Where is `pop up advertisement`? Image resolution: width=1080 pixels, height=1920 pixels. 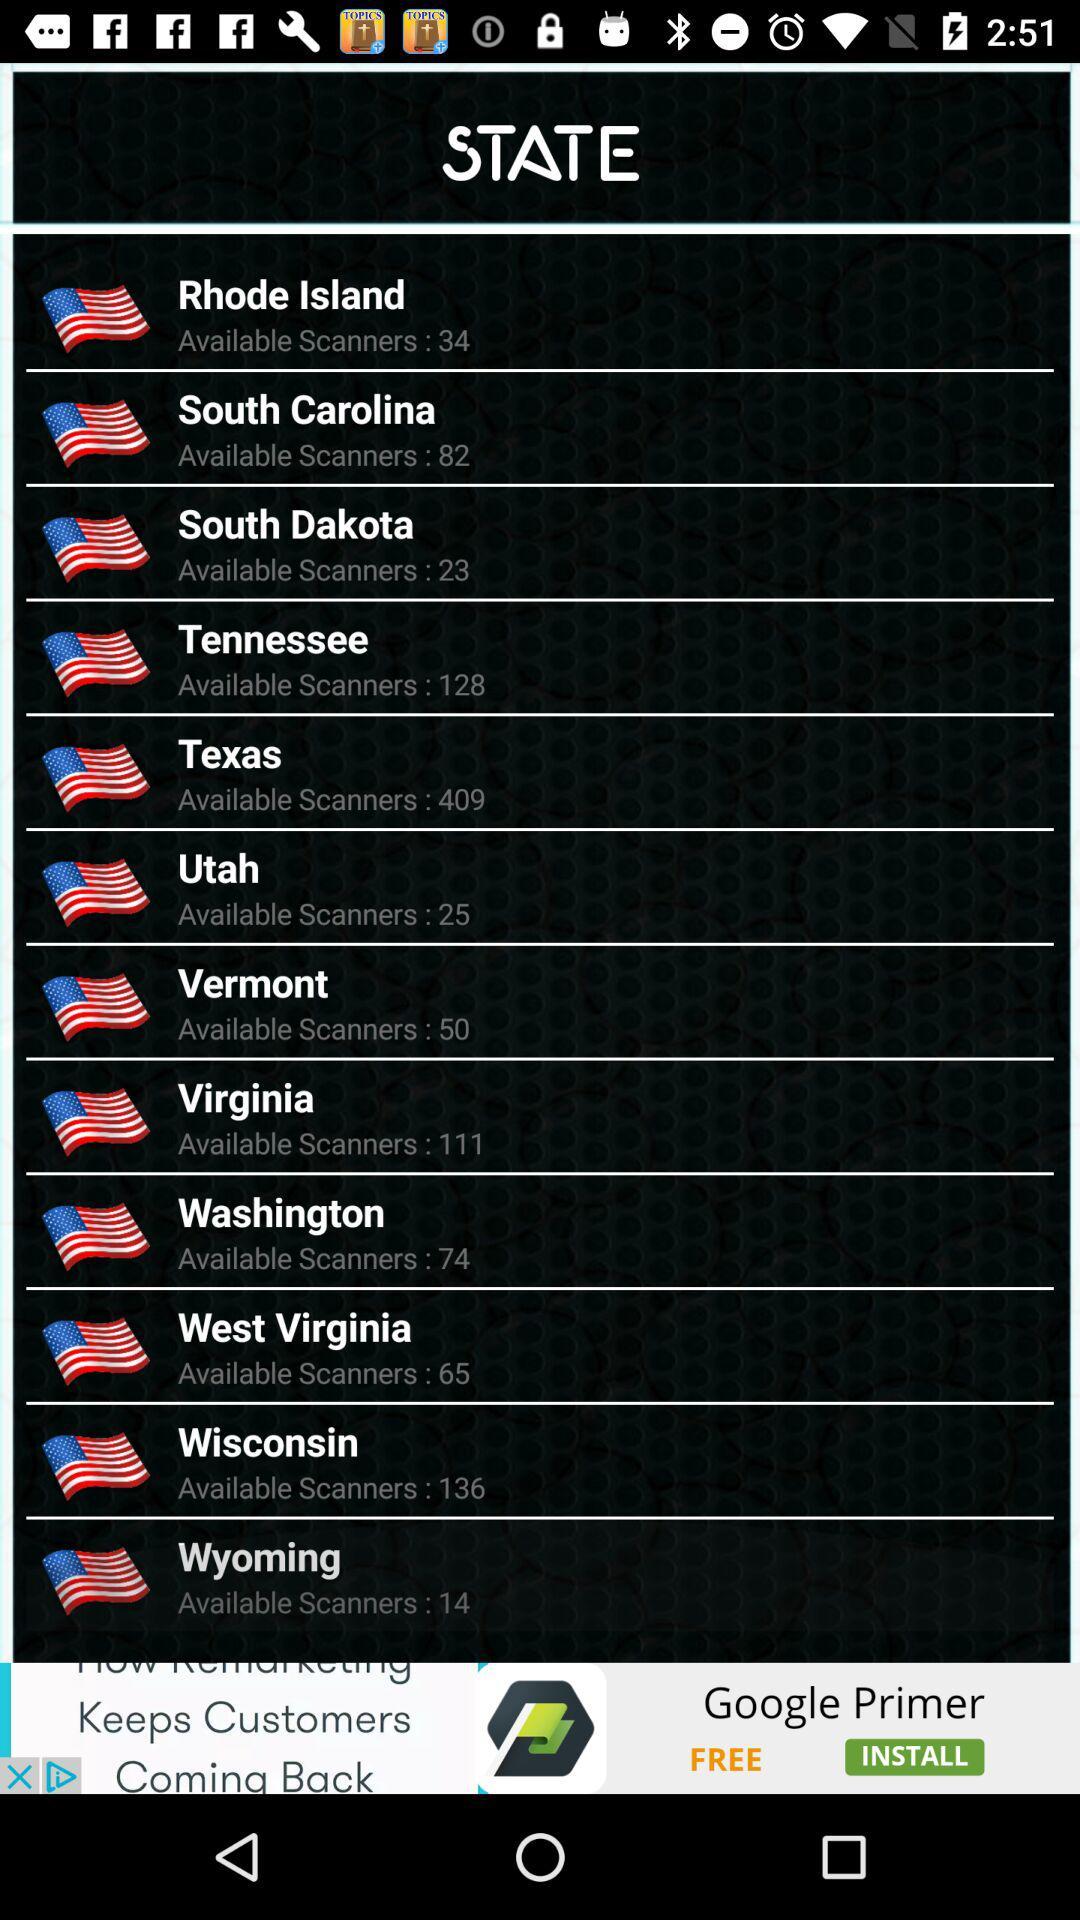 pop up advertisement is located at coordinates (540, 1727).